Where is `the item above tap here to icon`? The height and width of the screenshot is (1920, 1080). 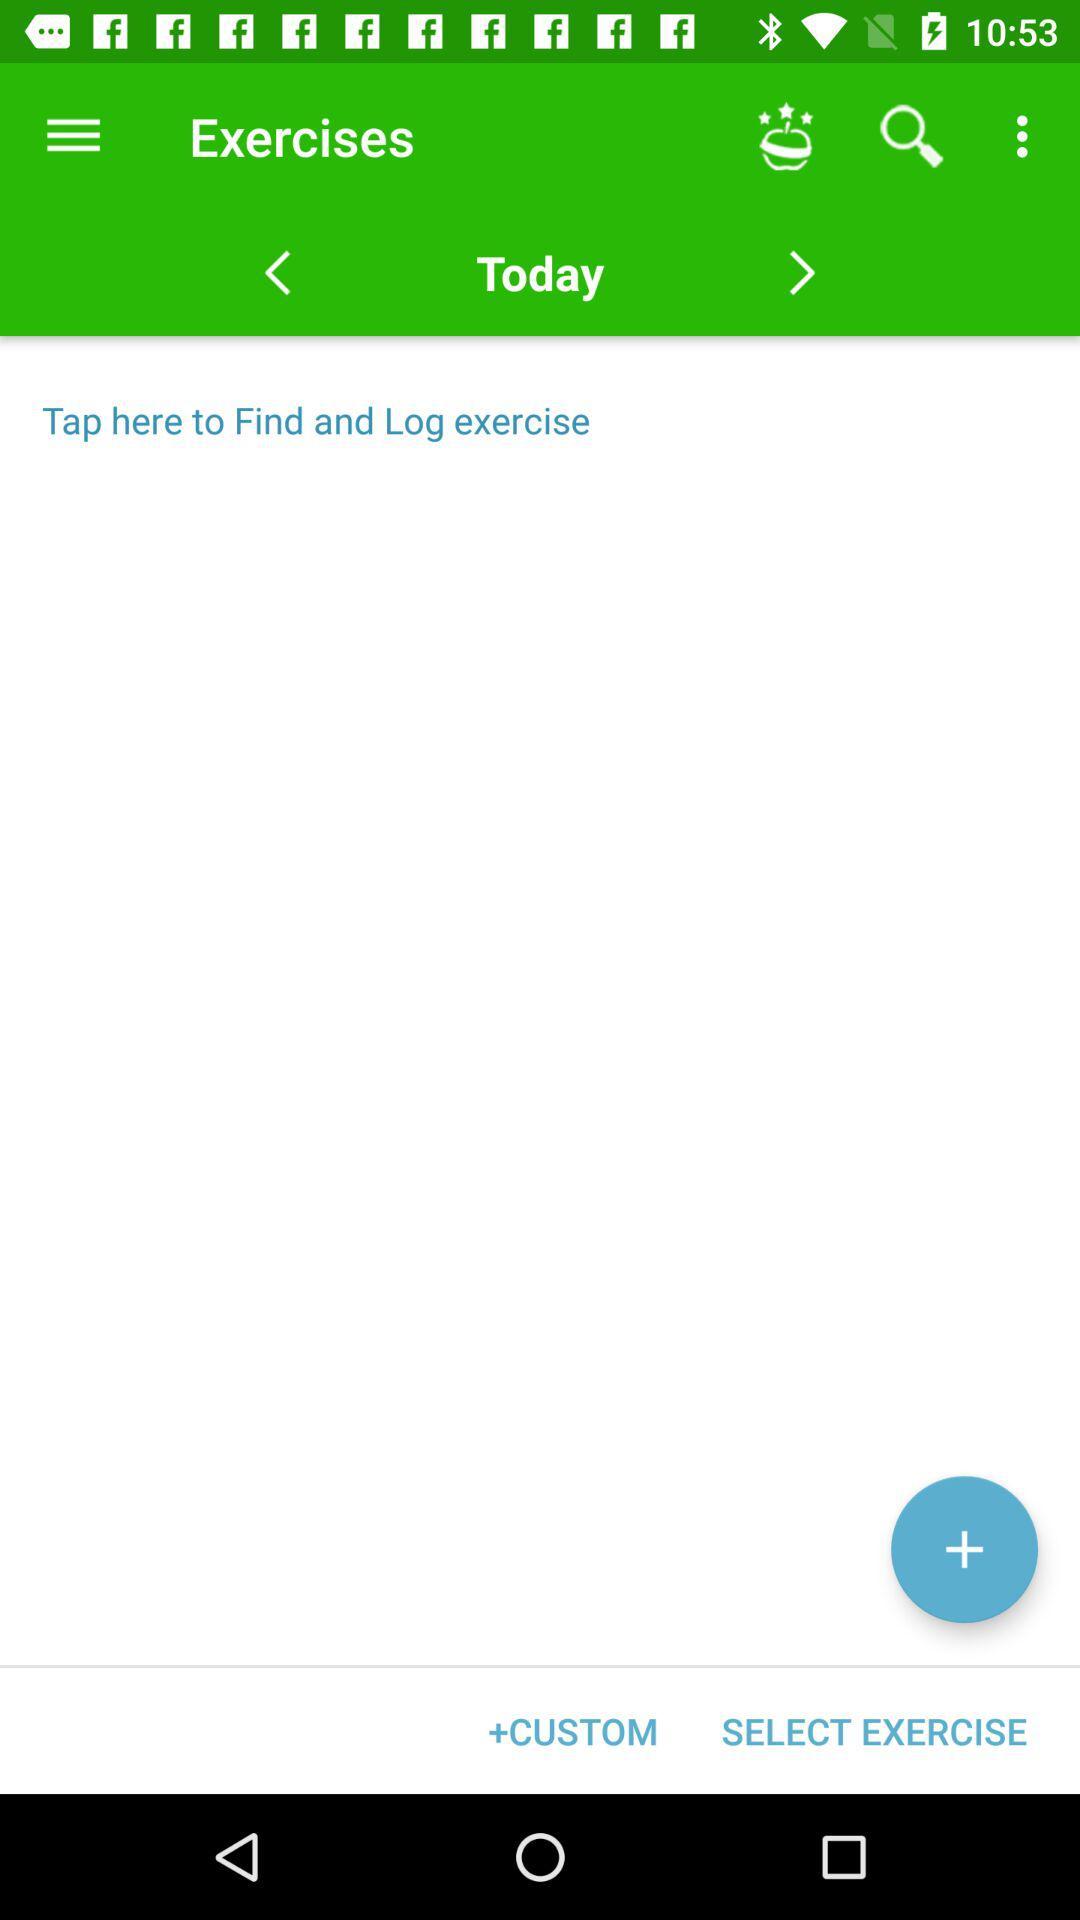 the item above tap here to icon is located at coordinates (540, 272).